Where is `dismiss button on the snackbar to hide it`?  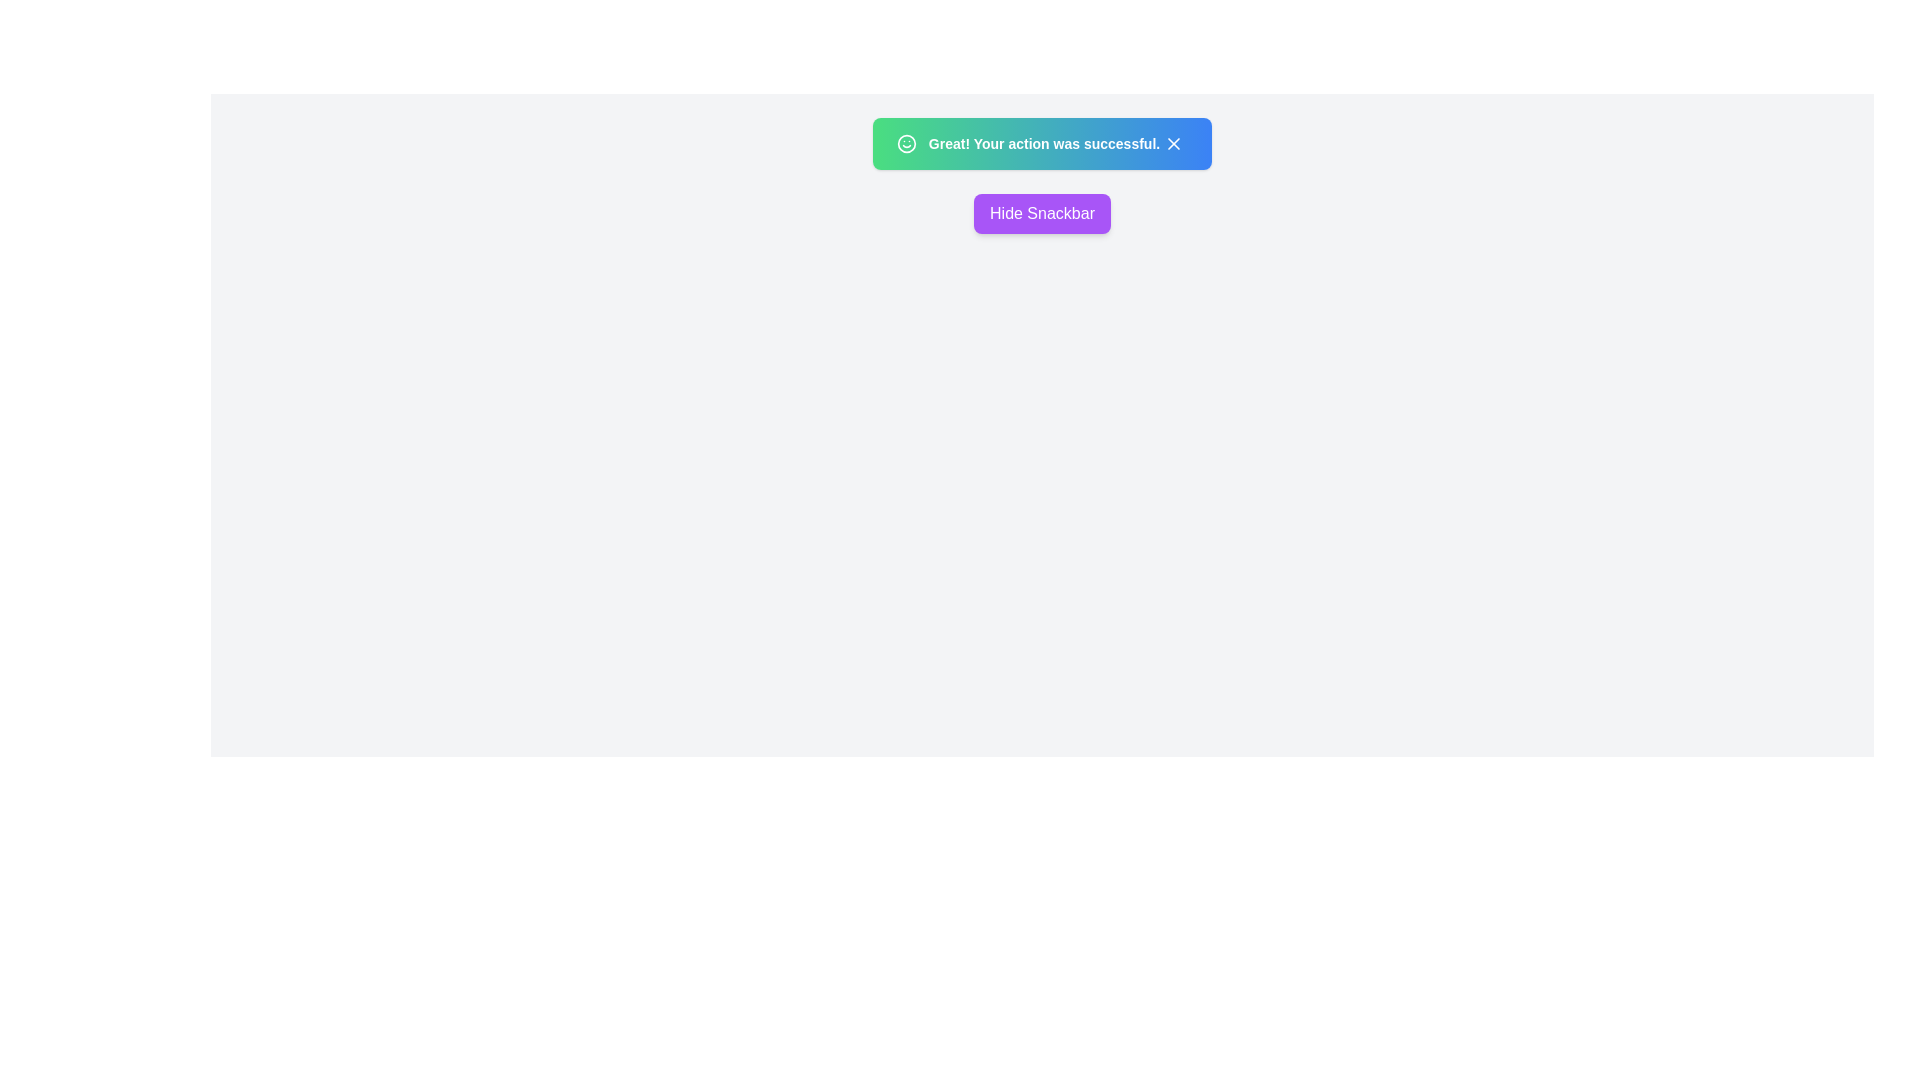
dismiss button on the snackbar to hide it is located at coordinates (1174, 142).